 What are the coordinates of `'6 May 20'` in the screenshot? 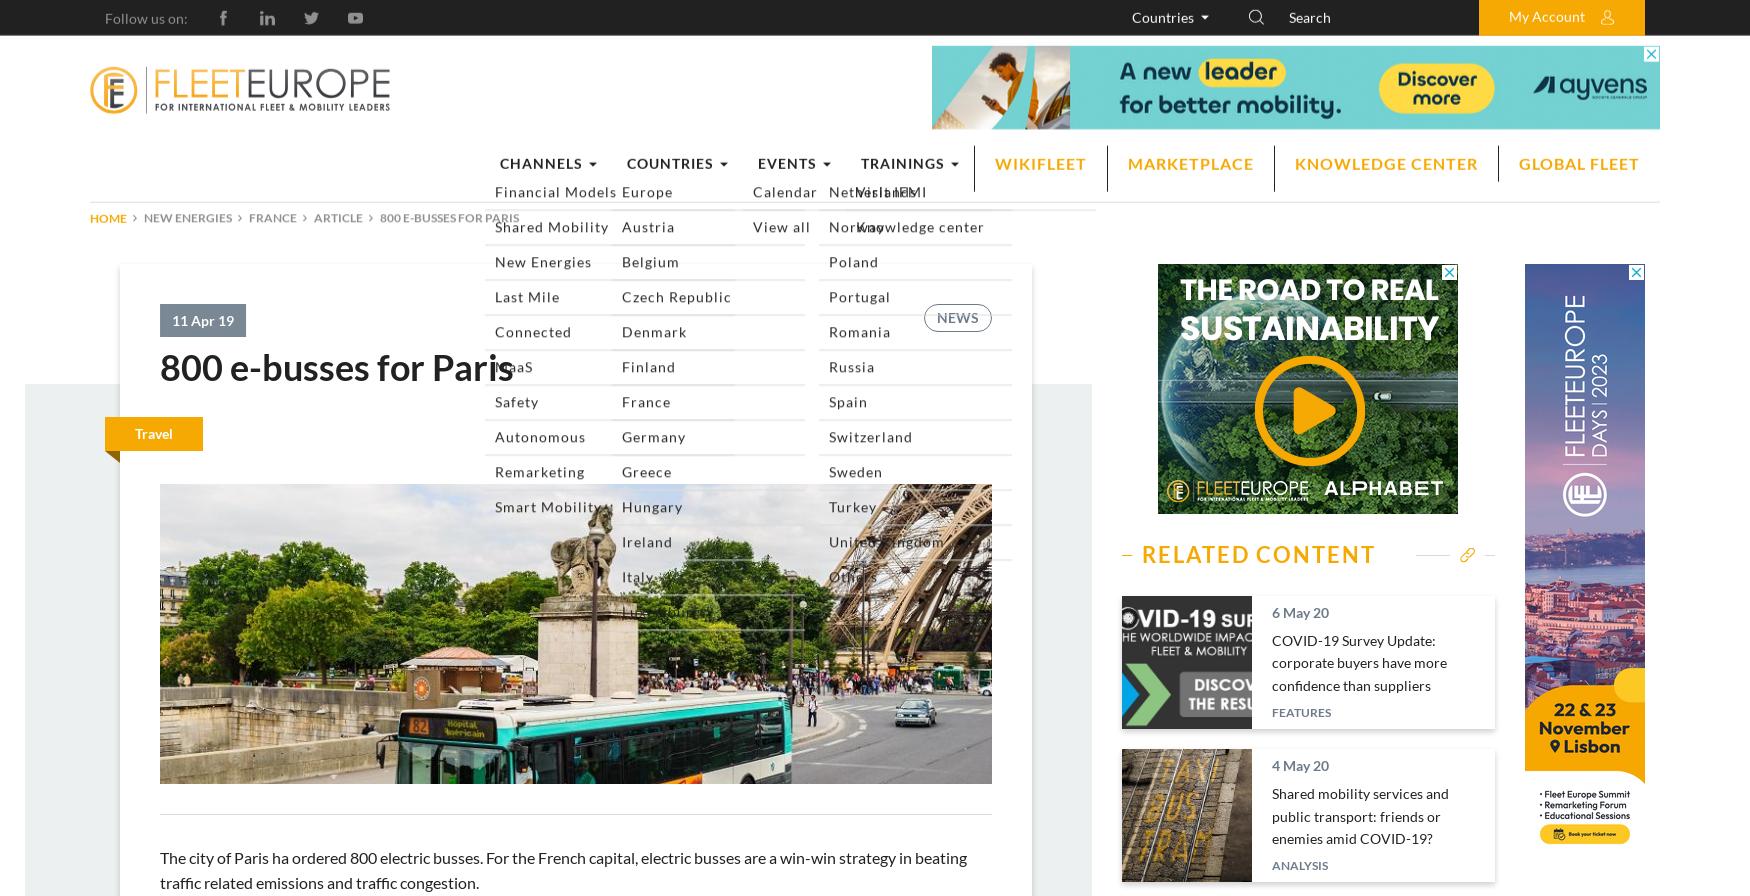 It's located at (1298, 612).